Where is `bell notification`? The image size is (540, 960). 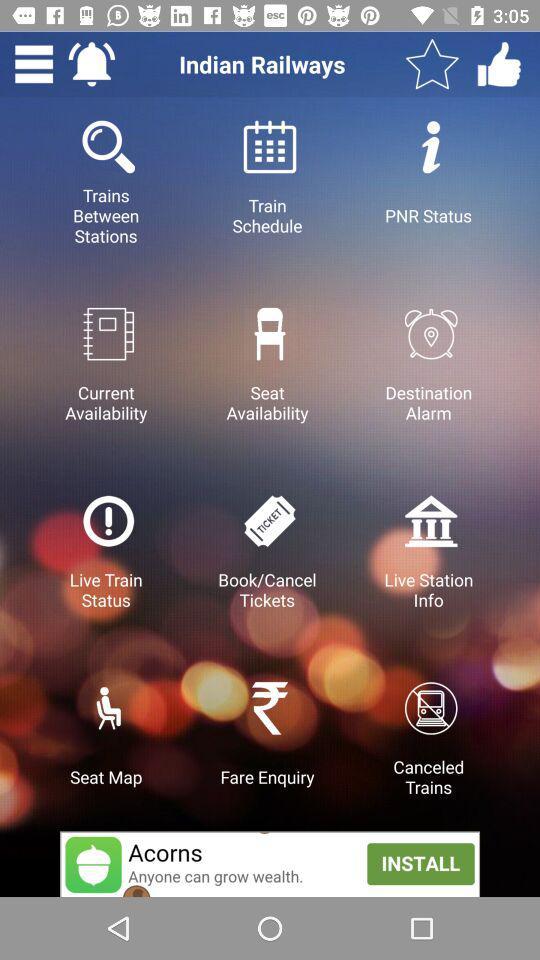
bell notification is located at coordinates (90, 64).